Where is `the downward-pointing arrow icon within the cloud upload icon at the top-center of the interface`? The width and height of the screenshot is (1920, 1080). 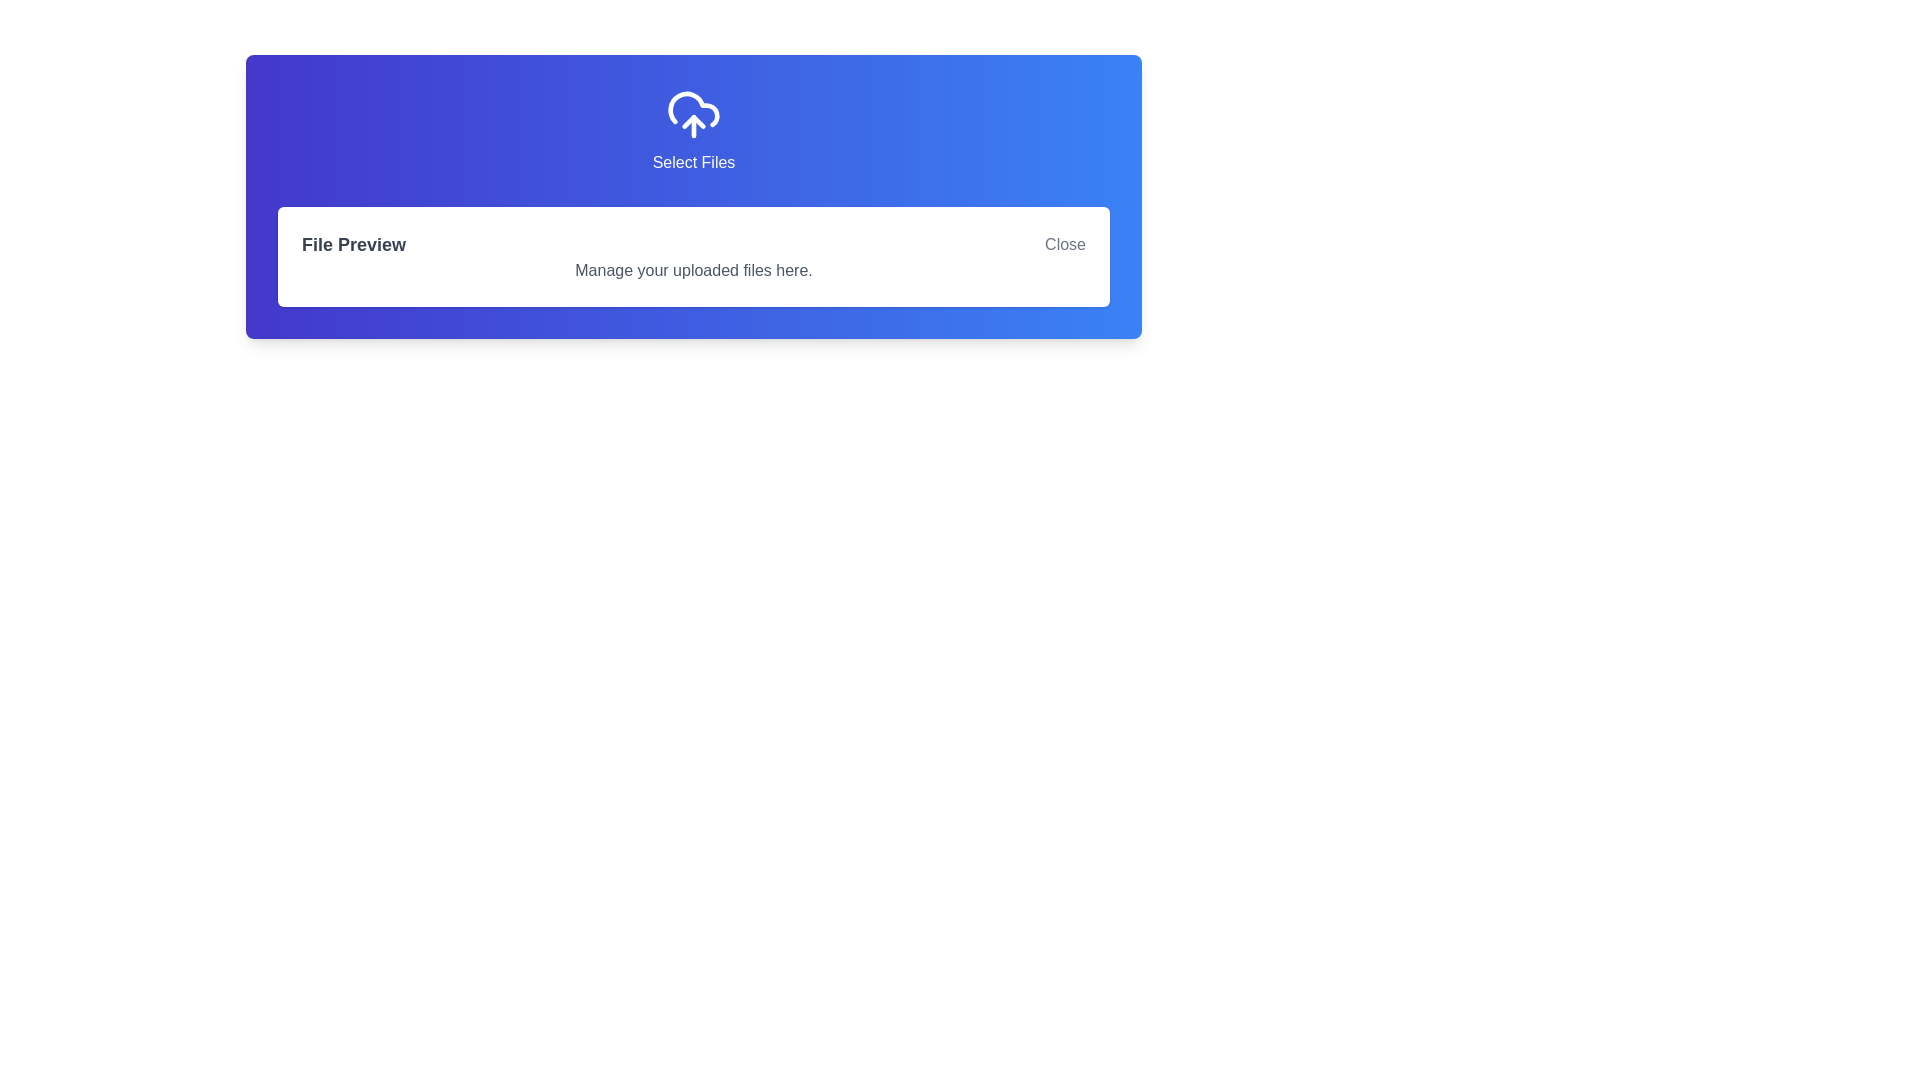 the downward-pointing arrow icon within the cloud upload icon at the top-center of the interface is located at coordinates (694, 122).